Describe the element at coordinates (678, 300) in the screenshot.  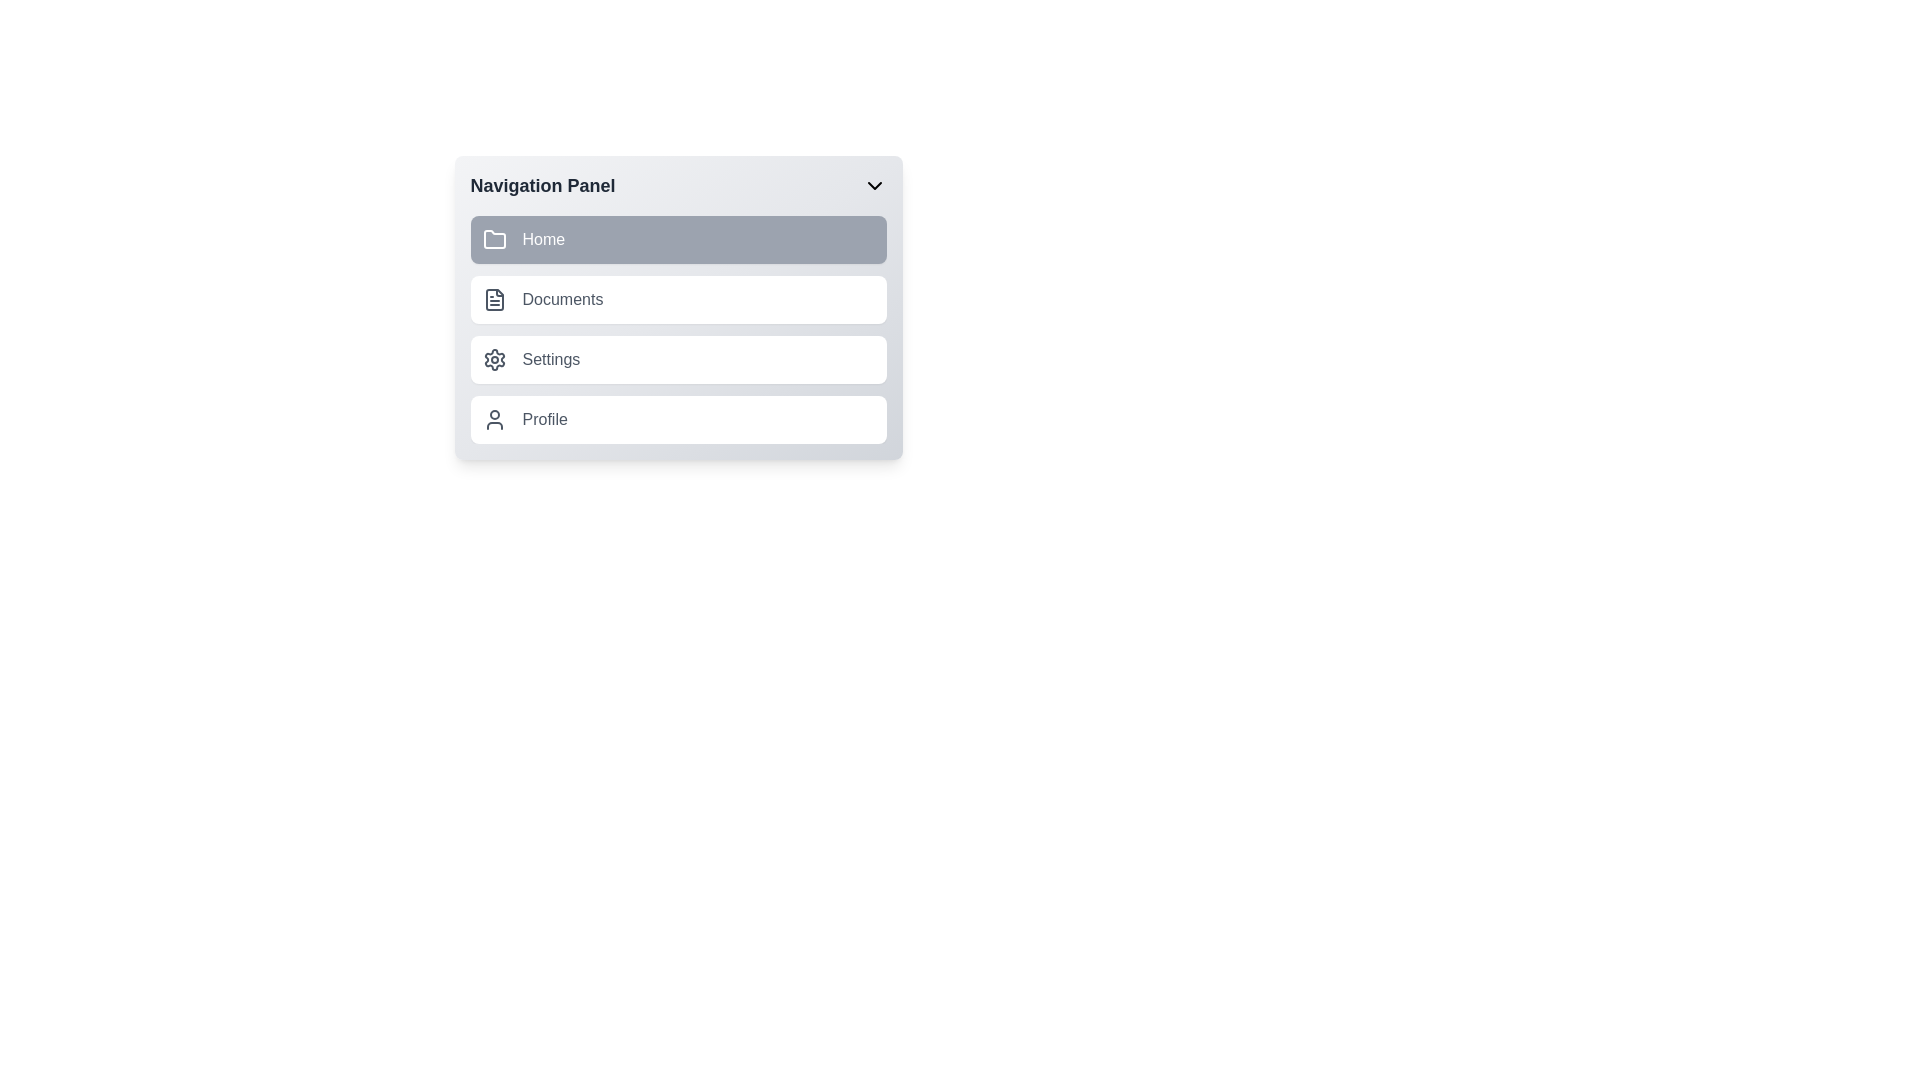
I see `to select the 'Documents' option in the vertical navigation list, which is the second item below 'Home' and above 'Settings'` at that location.